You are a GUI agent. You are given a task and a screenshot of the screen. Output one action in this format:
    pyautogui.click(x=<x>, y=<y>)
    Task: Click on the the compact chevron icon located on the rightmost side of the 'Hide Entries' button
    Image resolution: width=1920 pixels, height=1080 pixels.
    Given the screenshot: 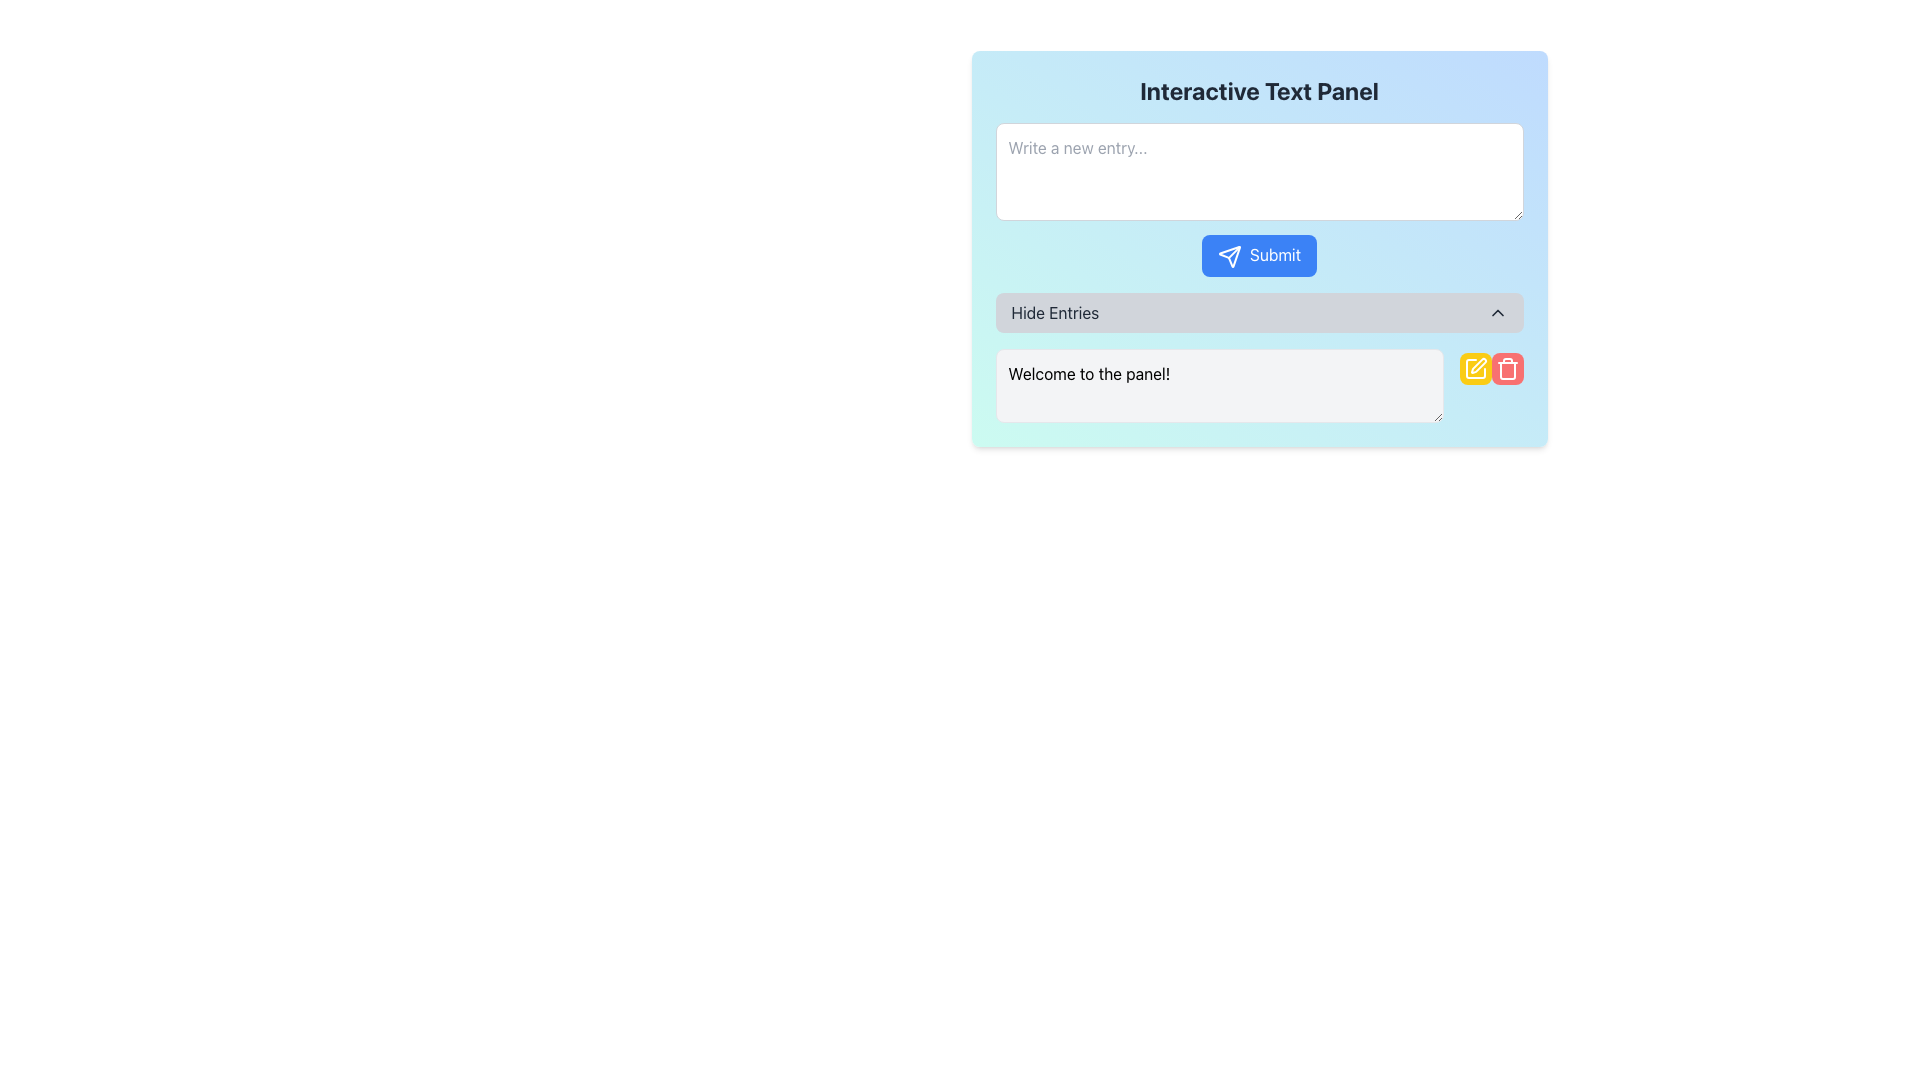 What is the action you would take?
    pyautogui.click(x=1497, y=312)
    